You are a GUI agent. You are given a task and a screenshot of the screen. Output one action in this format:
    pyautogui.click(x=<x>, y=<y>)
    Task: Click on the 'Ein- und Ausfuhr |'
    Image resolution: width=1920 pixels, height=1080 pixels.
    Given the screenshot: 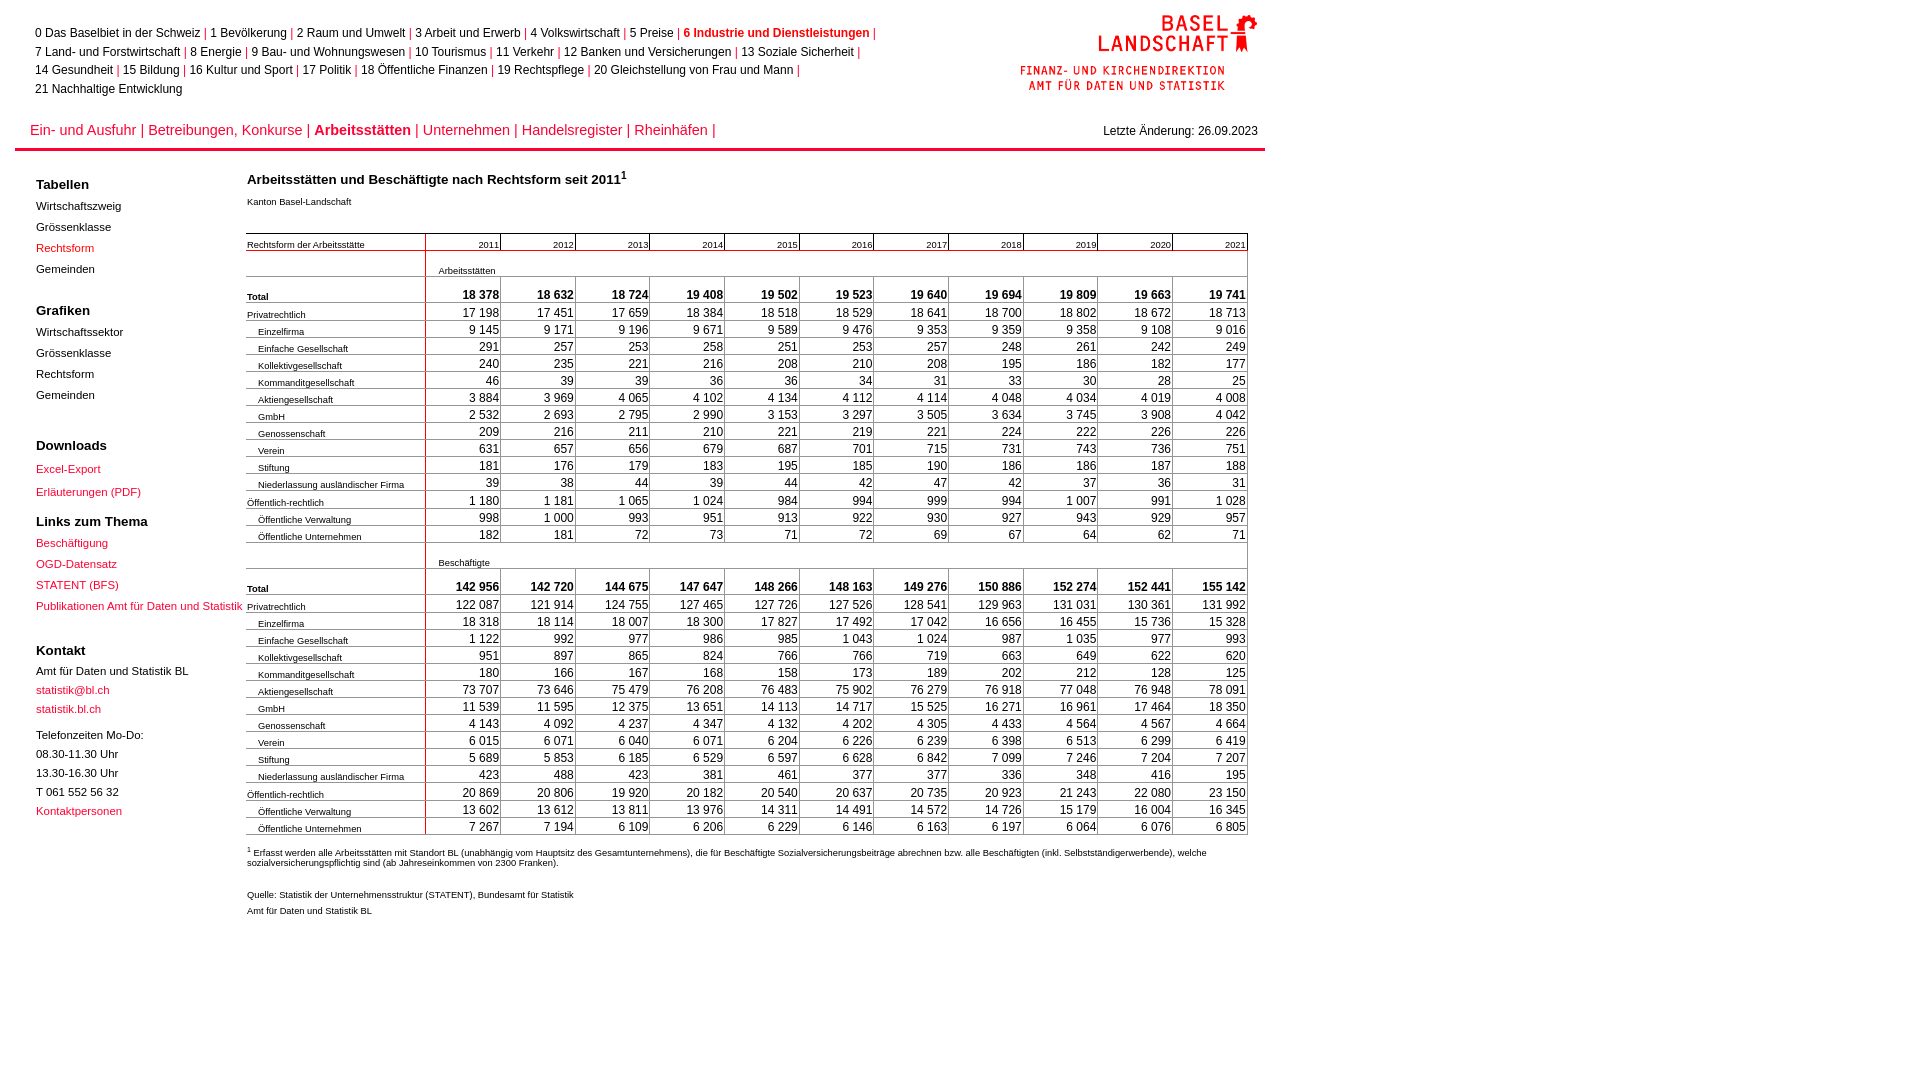 What is the action you would take?
    pyautogui.click(x=29, y=130)
    